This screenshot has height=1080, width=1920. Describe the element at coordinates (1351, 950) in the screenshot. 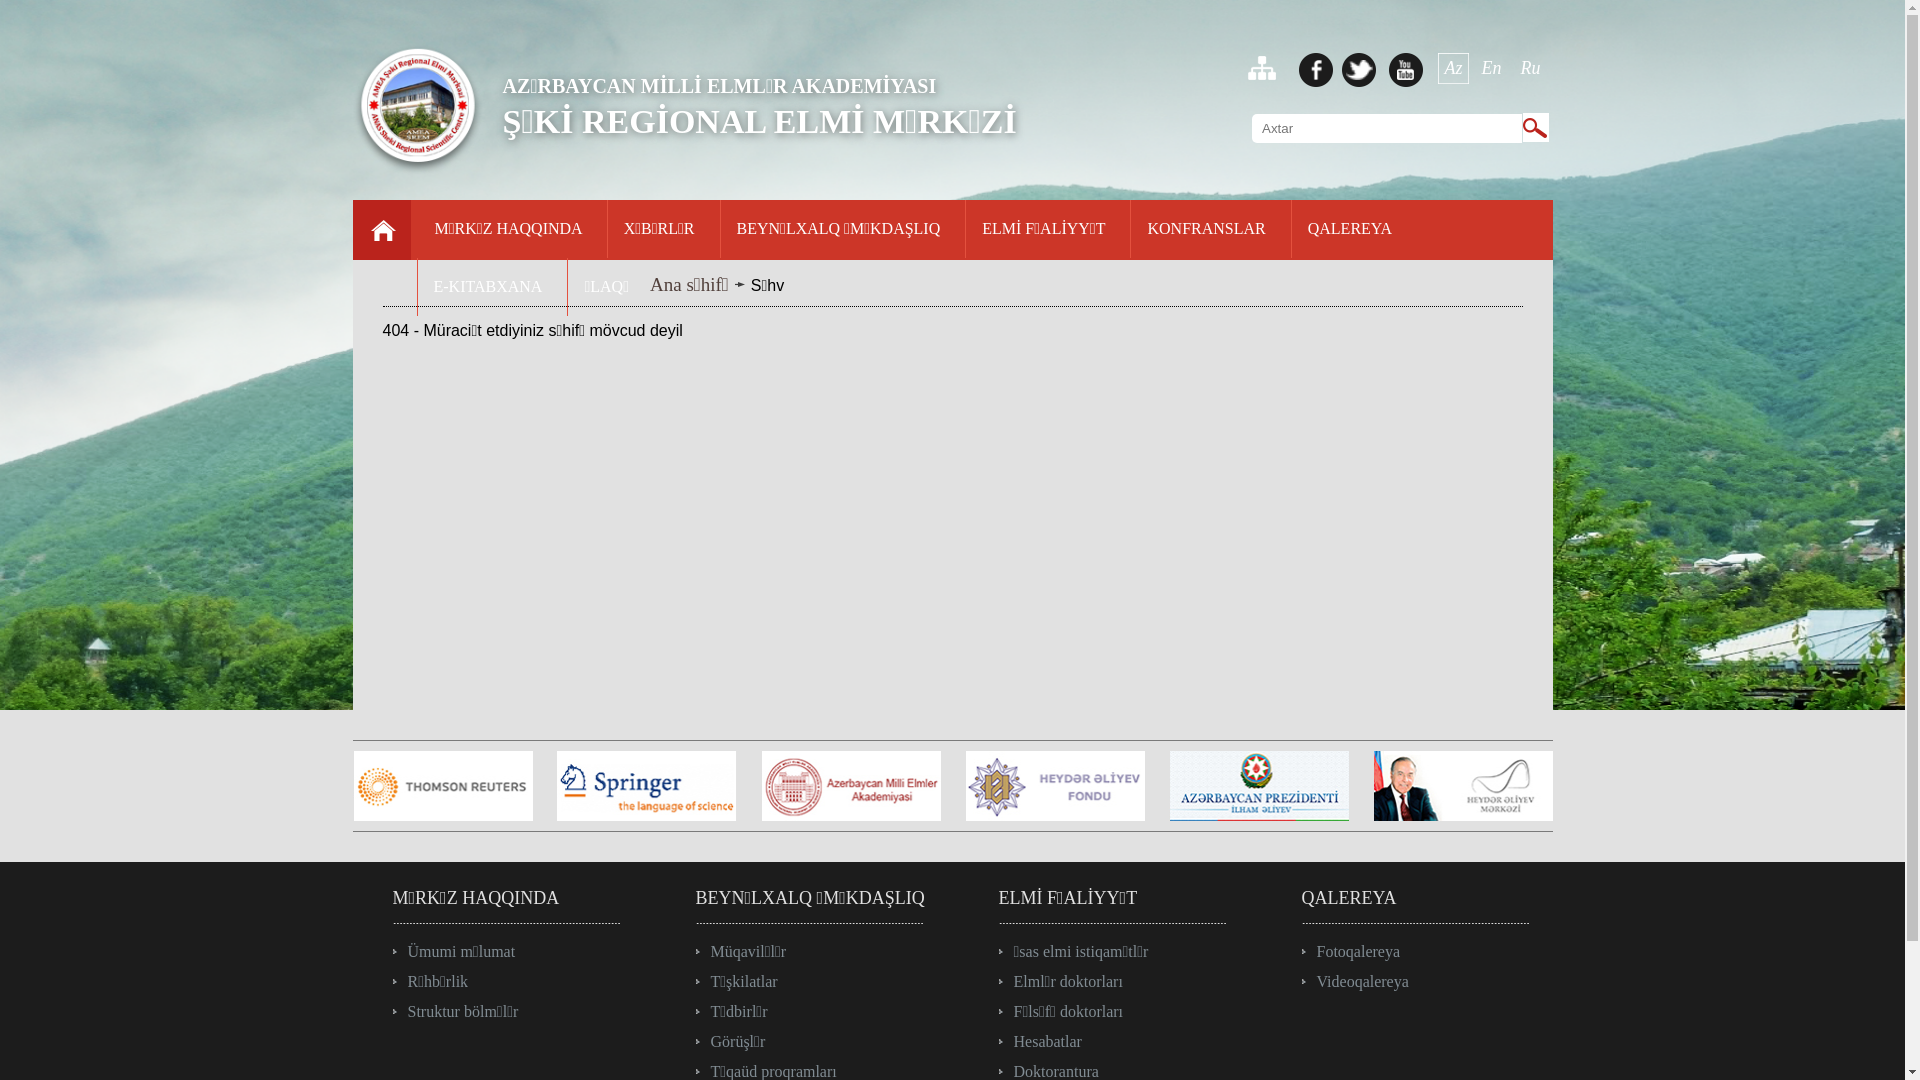

I see `'Fotoqalereya'` at that location.